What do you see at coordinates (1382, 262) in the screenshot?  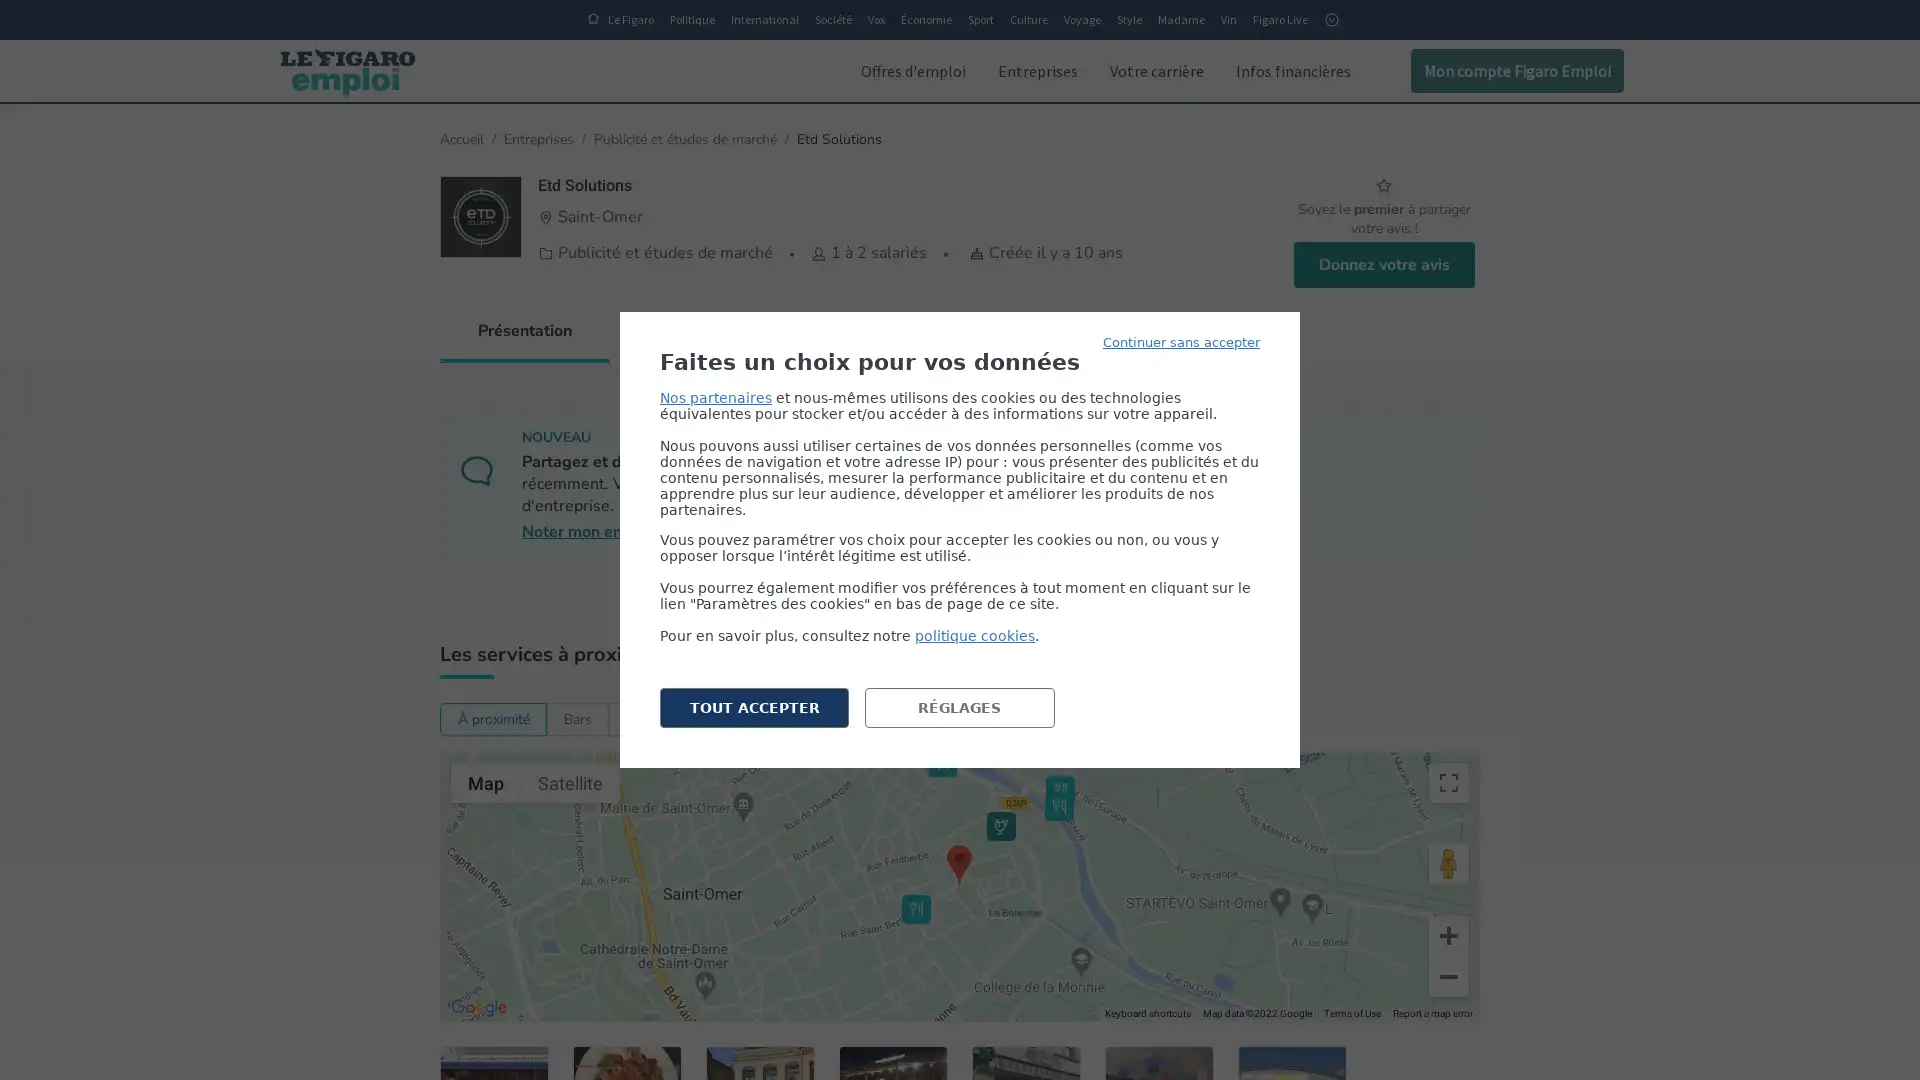 I see `Donnez votre avis` at bounding box center [1382, 262].